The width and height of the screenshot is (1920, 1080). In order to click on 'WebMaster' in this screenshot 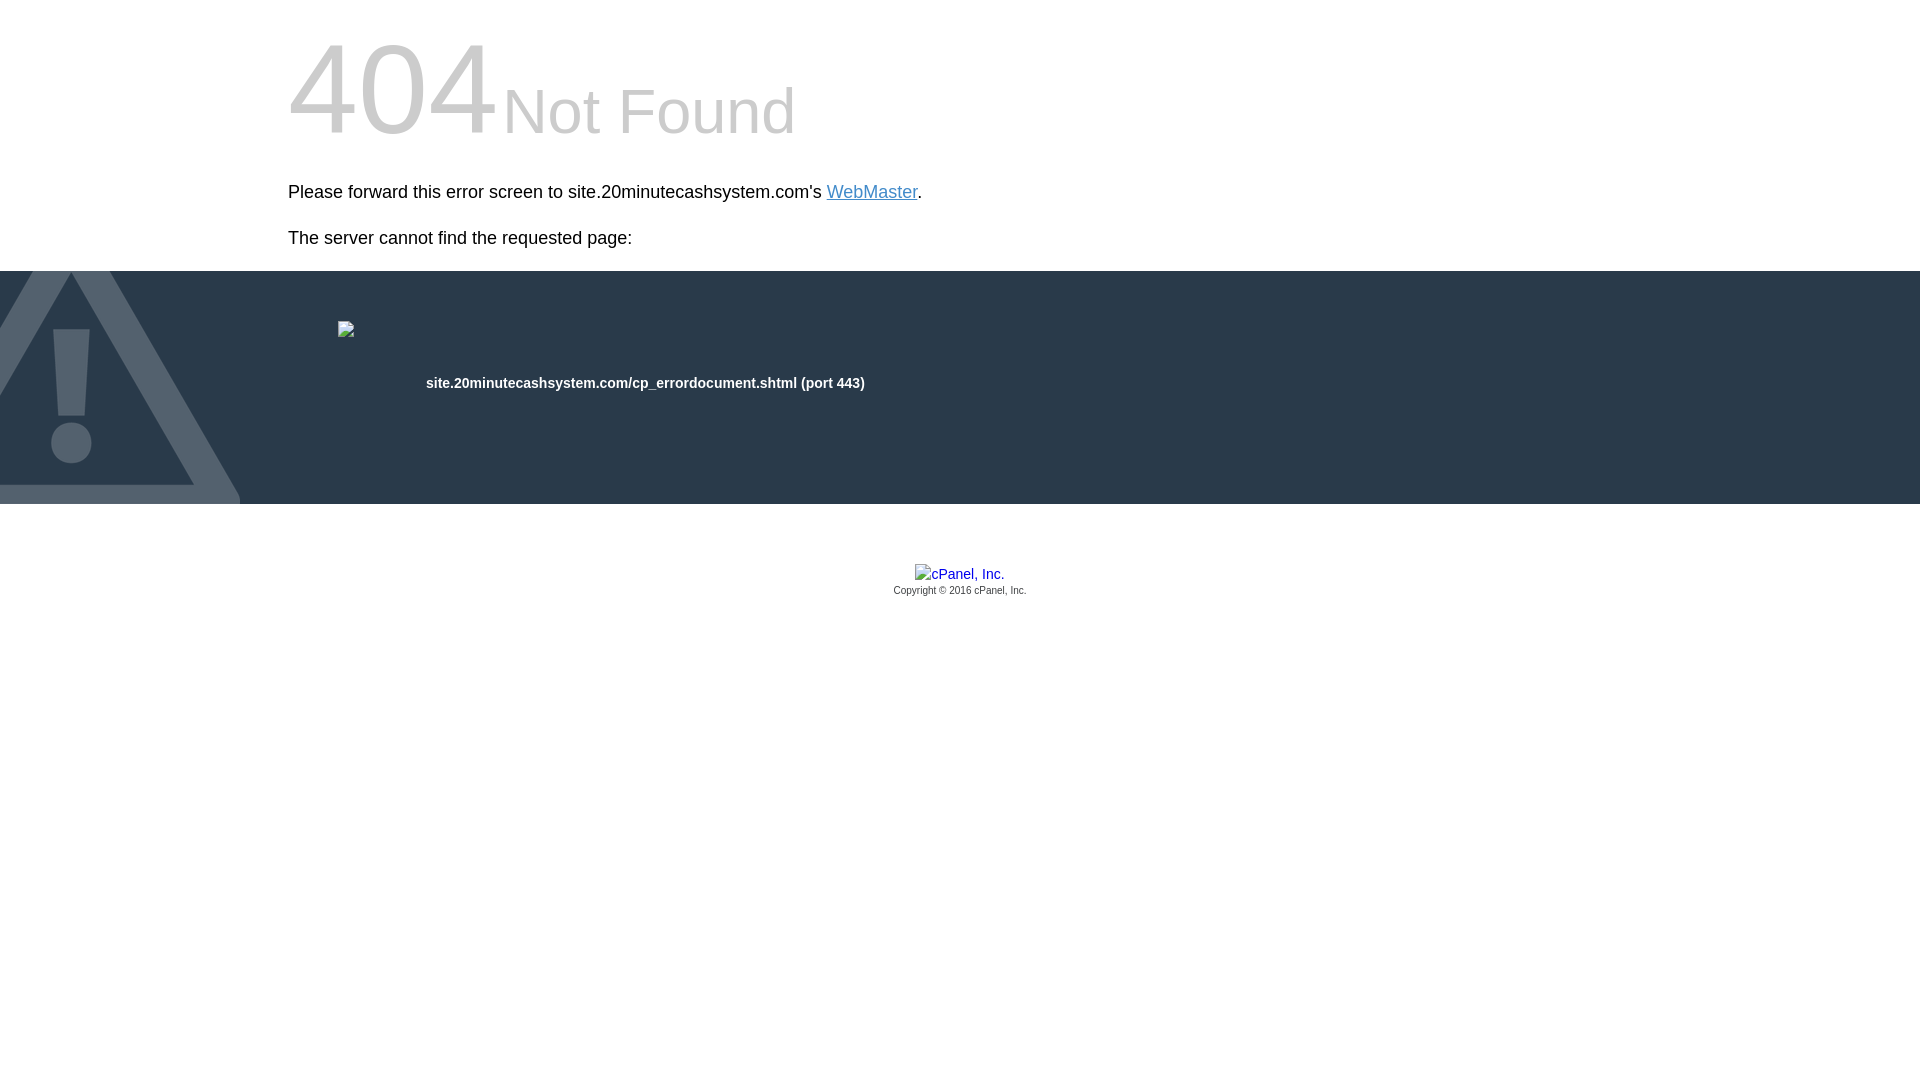, I will do `click(872, 192)`.